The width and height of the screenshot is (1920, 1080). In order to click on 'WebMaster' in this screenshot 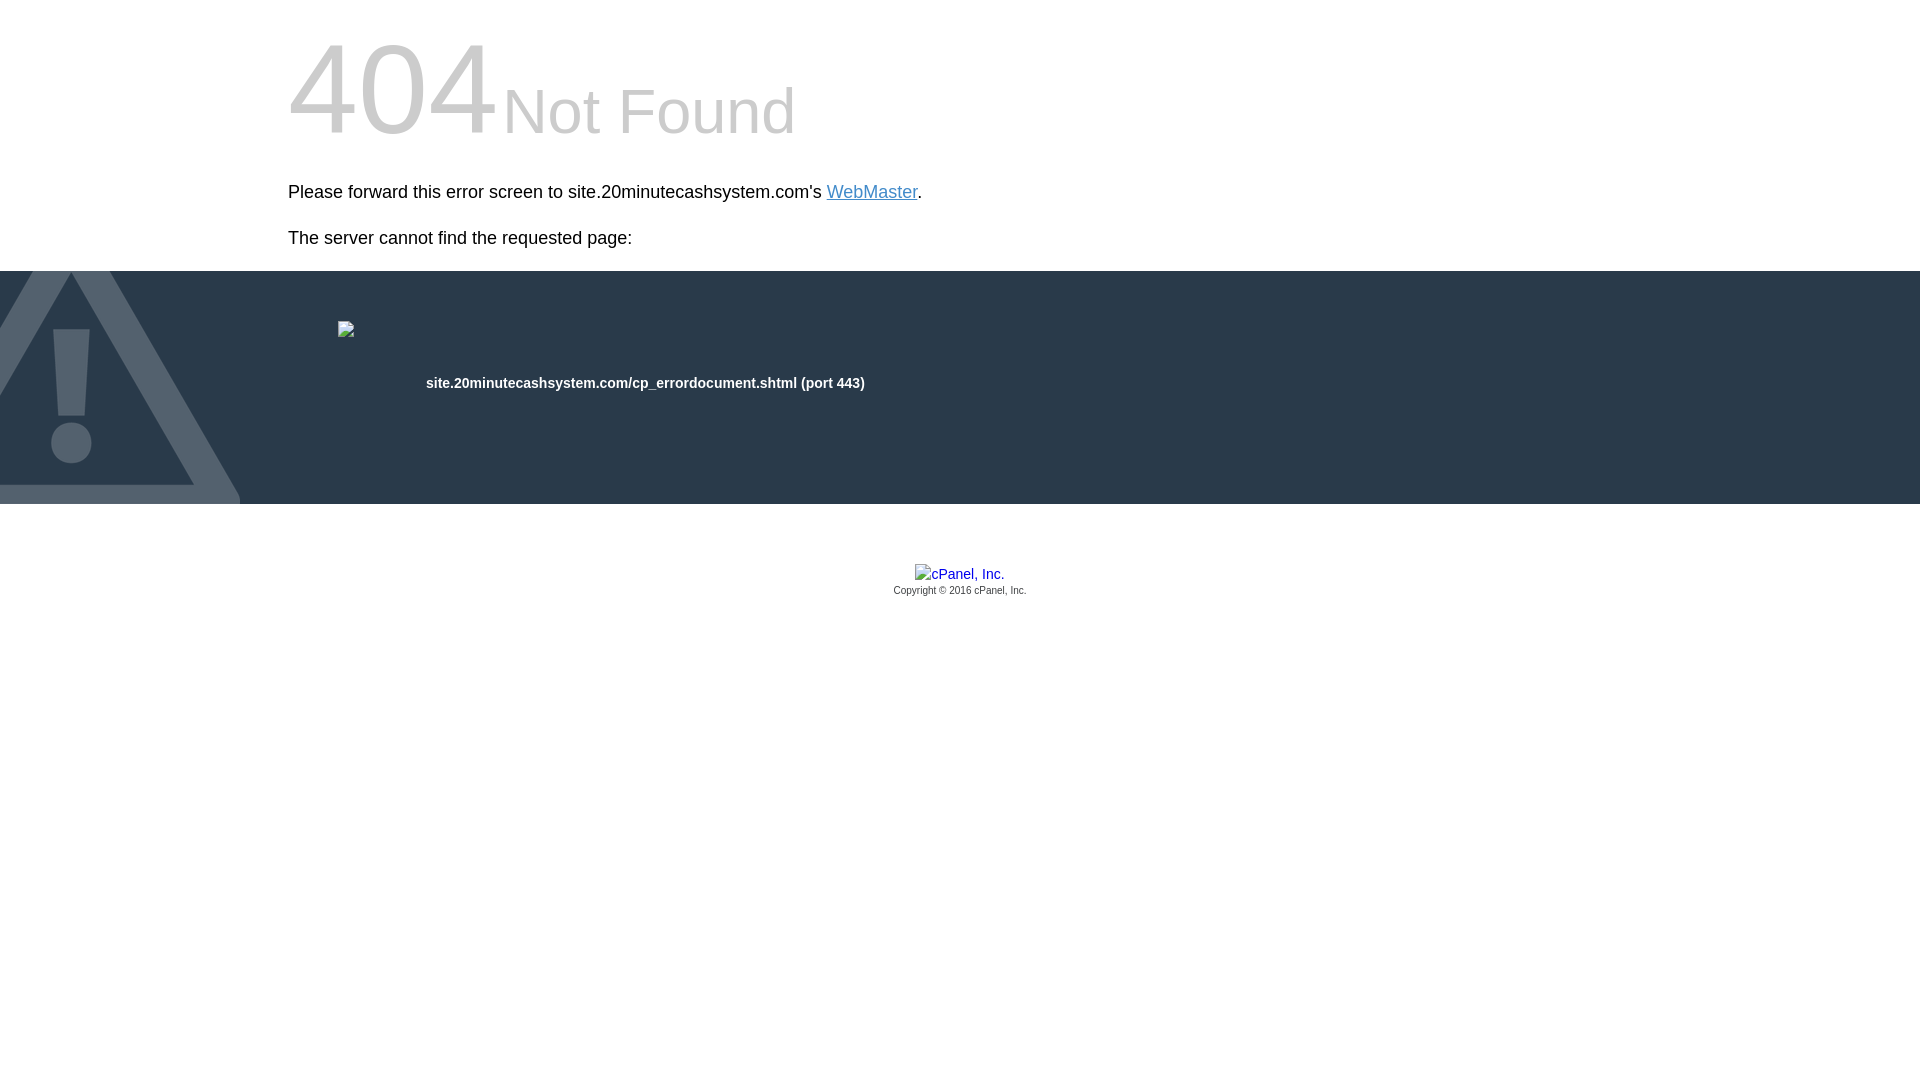, I will do `click(872, 192)`.